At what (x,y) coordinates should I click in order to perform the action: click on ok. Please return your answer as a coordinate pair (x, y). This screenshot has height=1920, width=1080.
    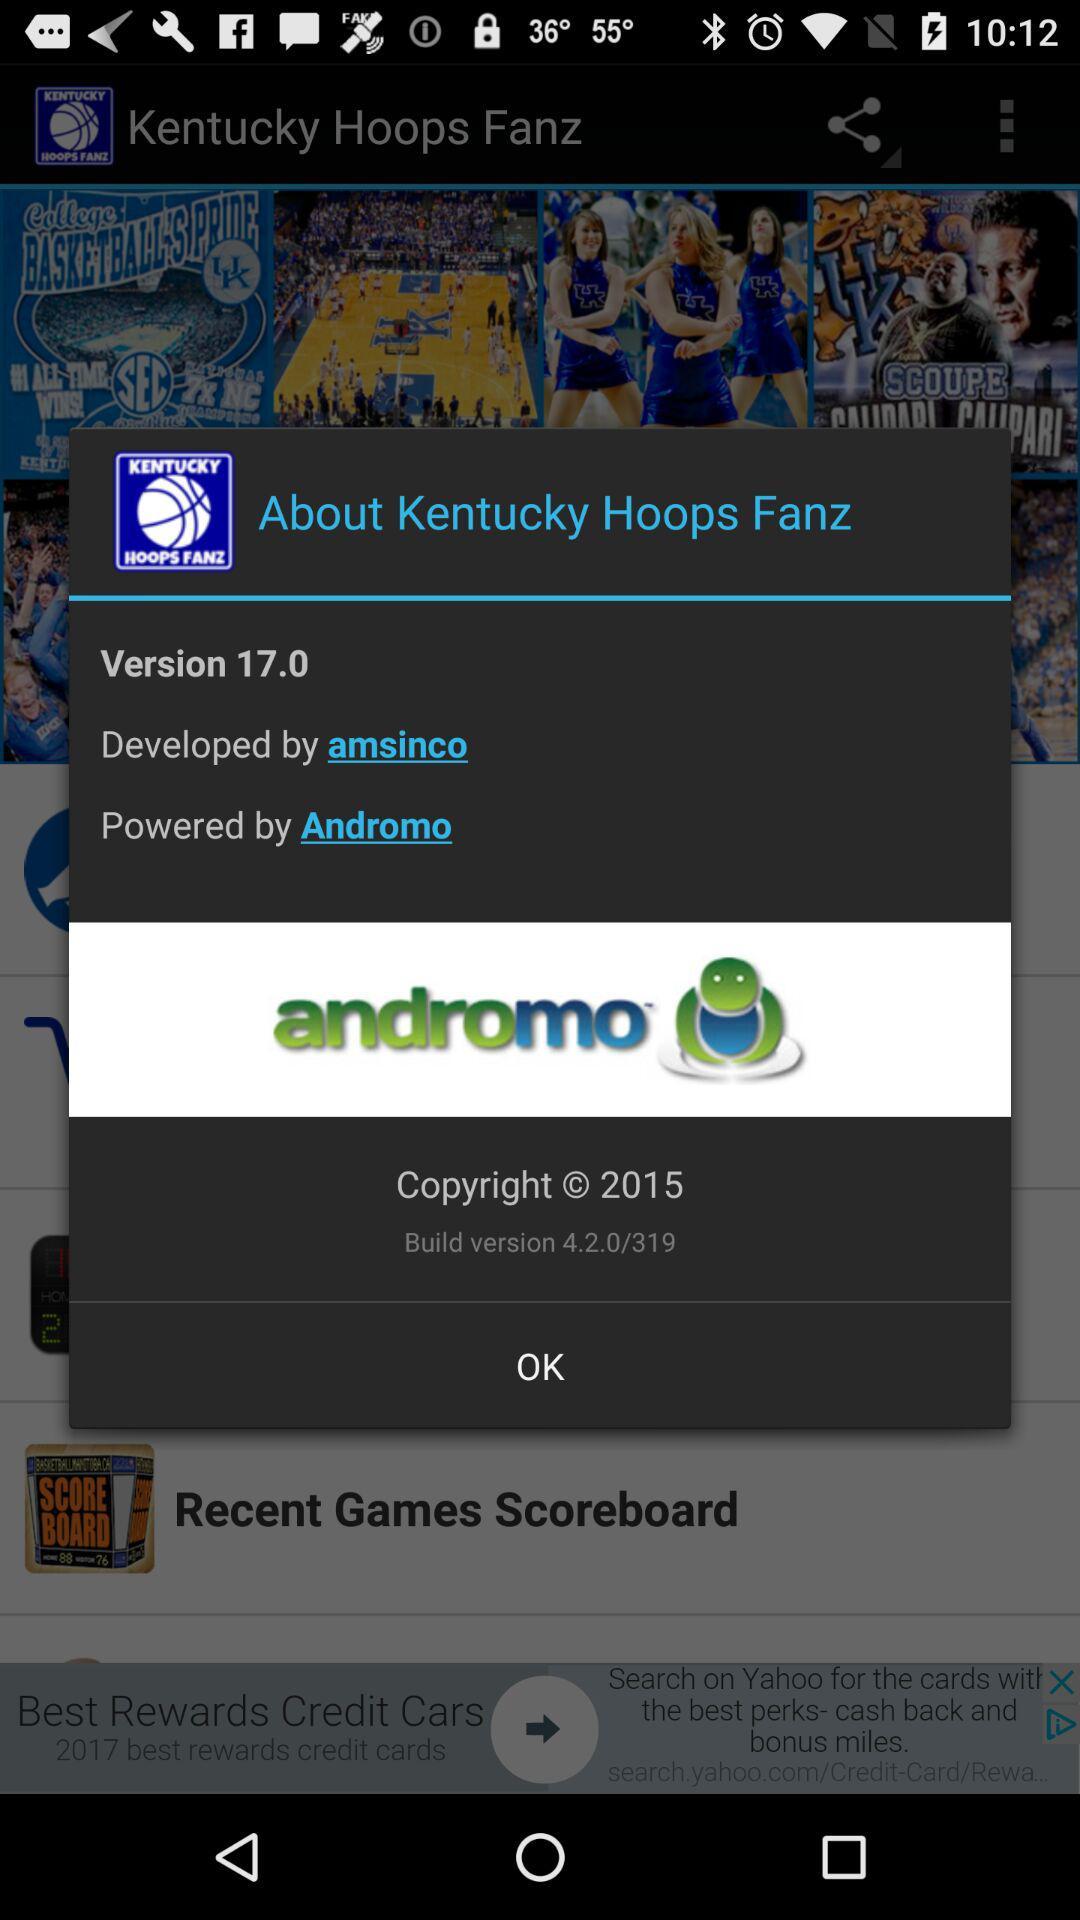
    Looking at the image, I should click on (540, 1364).